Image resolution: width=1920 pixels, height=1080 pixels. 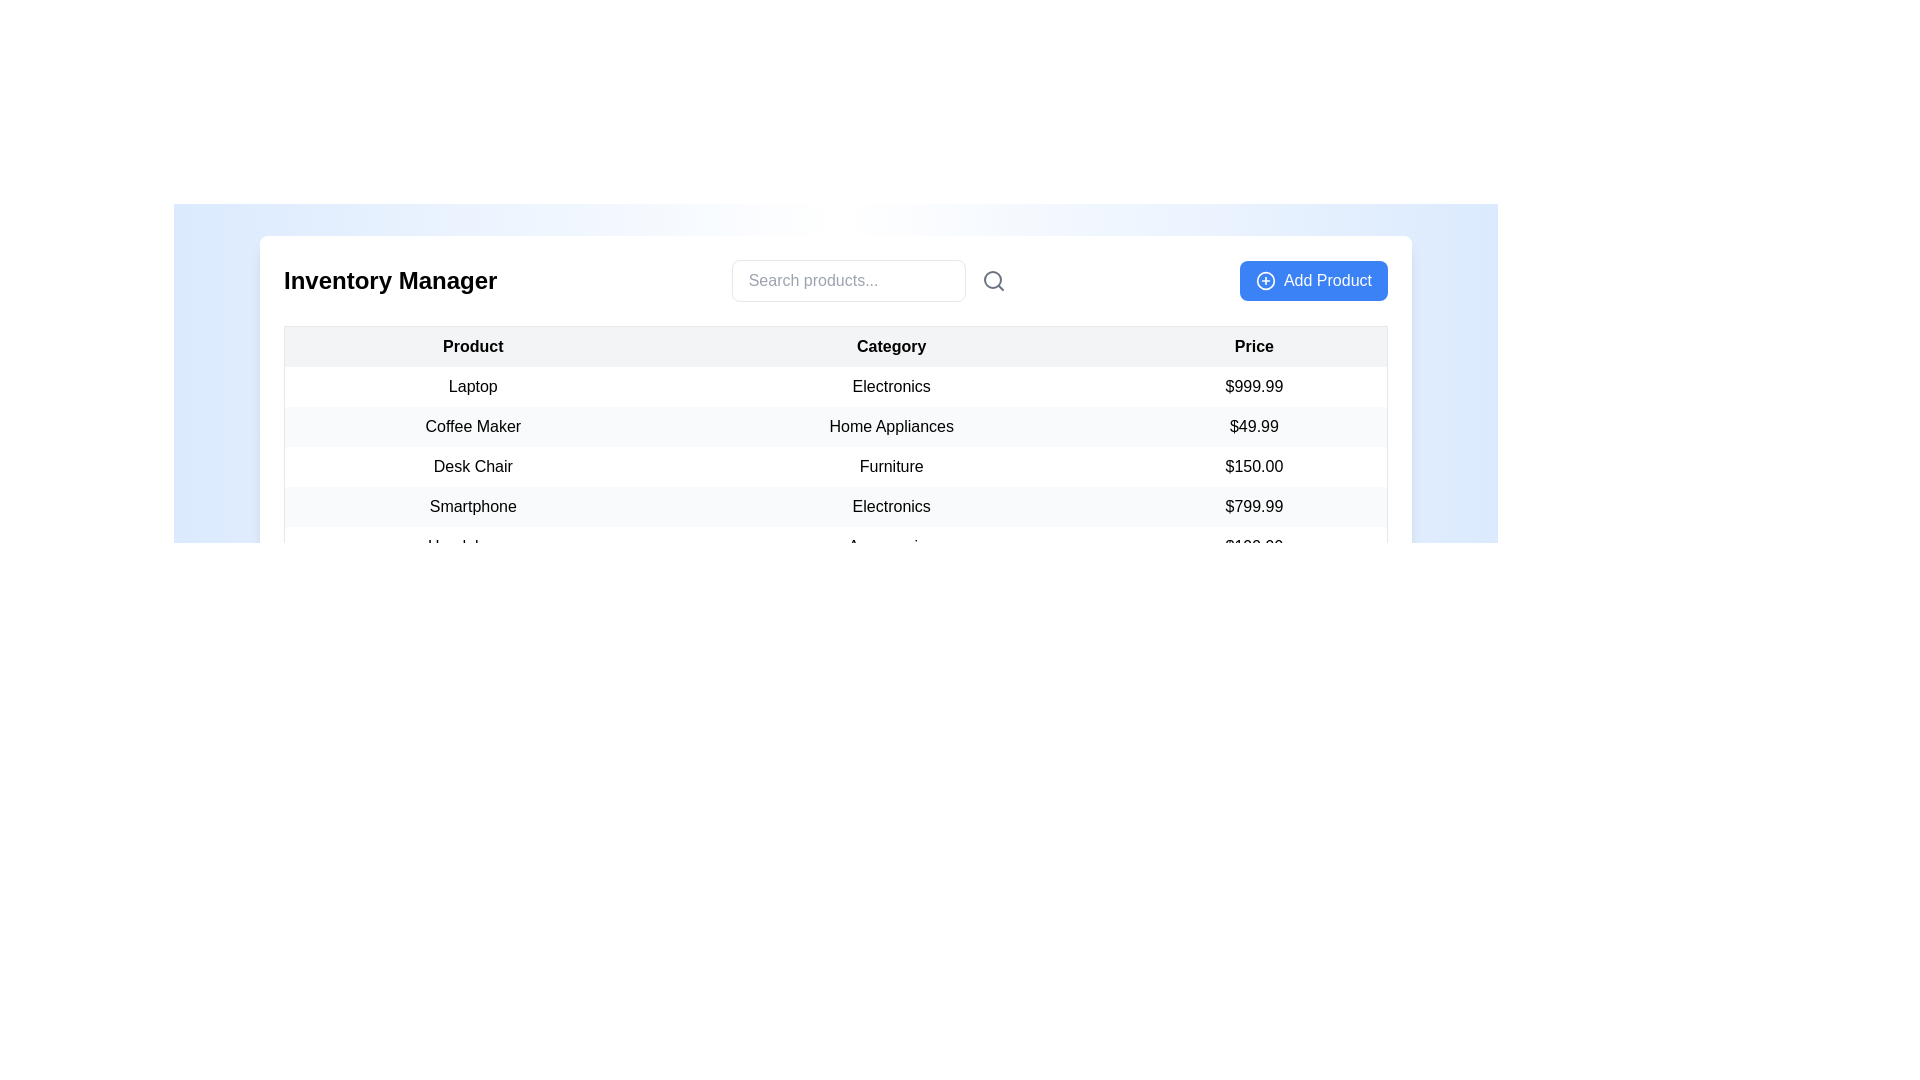 What do you see at coordinates (1253, 345) in the screenshot?
I see `the 'Price' text label element, which is a bold black text within a light-gray rectangular background, positioned as the third column header in a table layout` at bounding box center [1253, 345].